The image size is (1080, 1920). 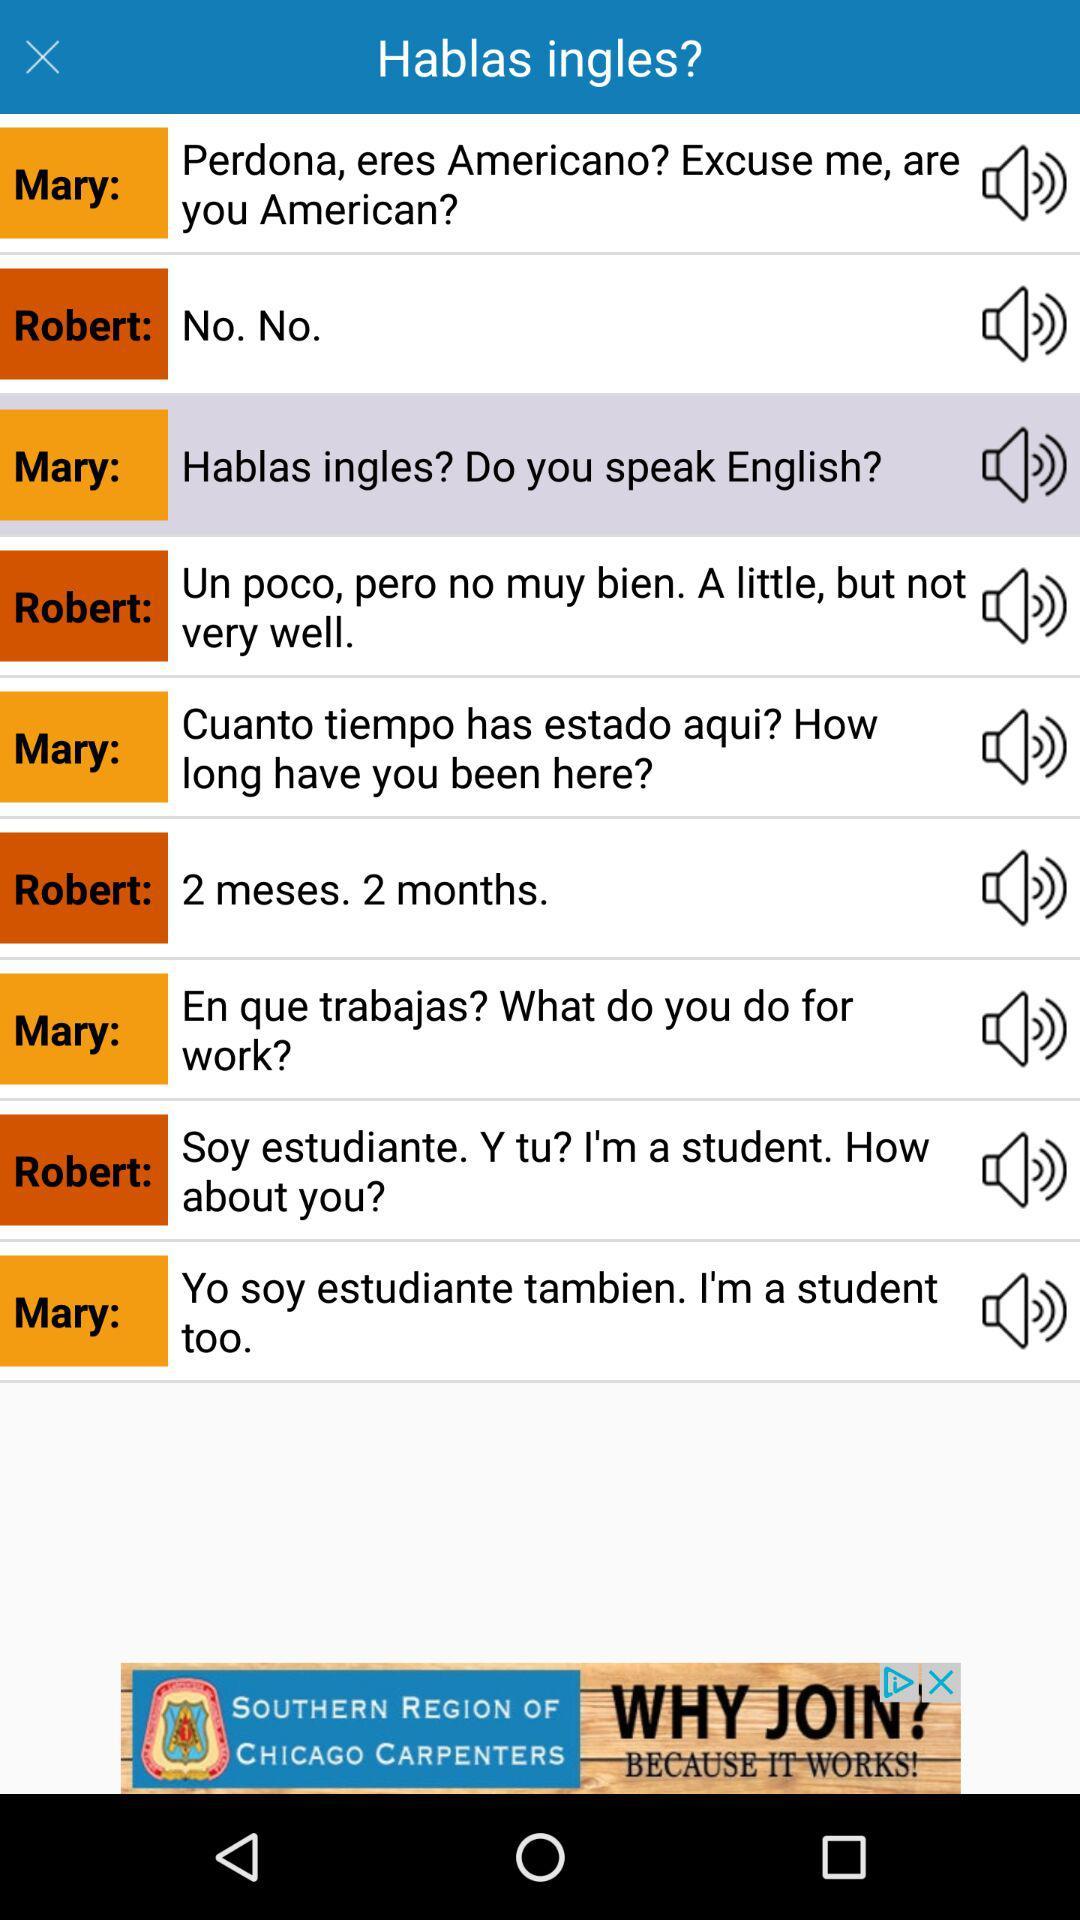 What do you see at coordinates (1024, 1170) in the screenshot?
I see `volume option` at bounding box center [1024, 1170].